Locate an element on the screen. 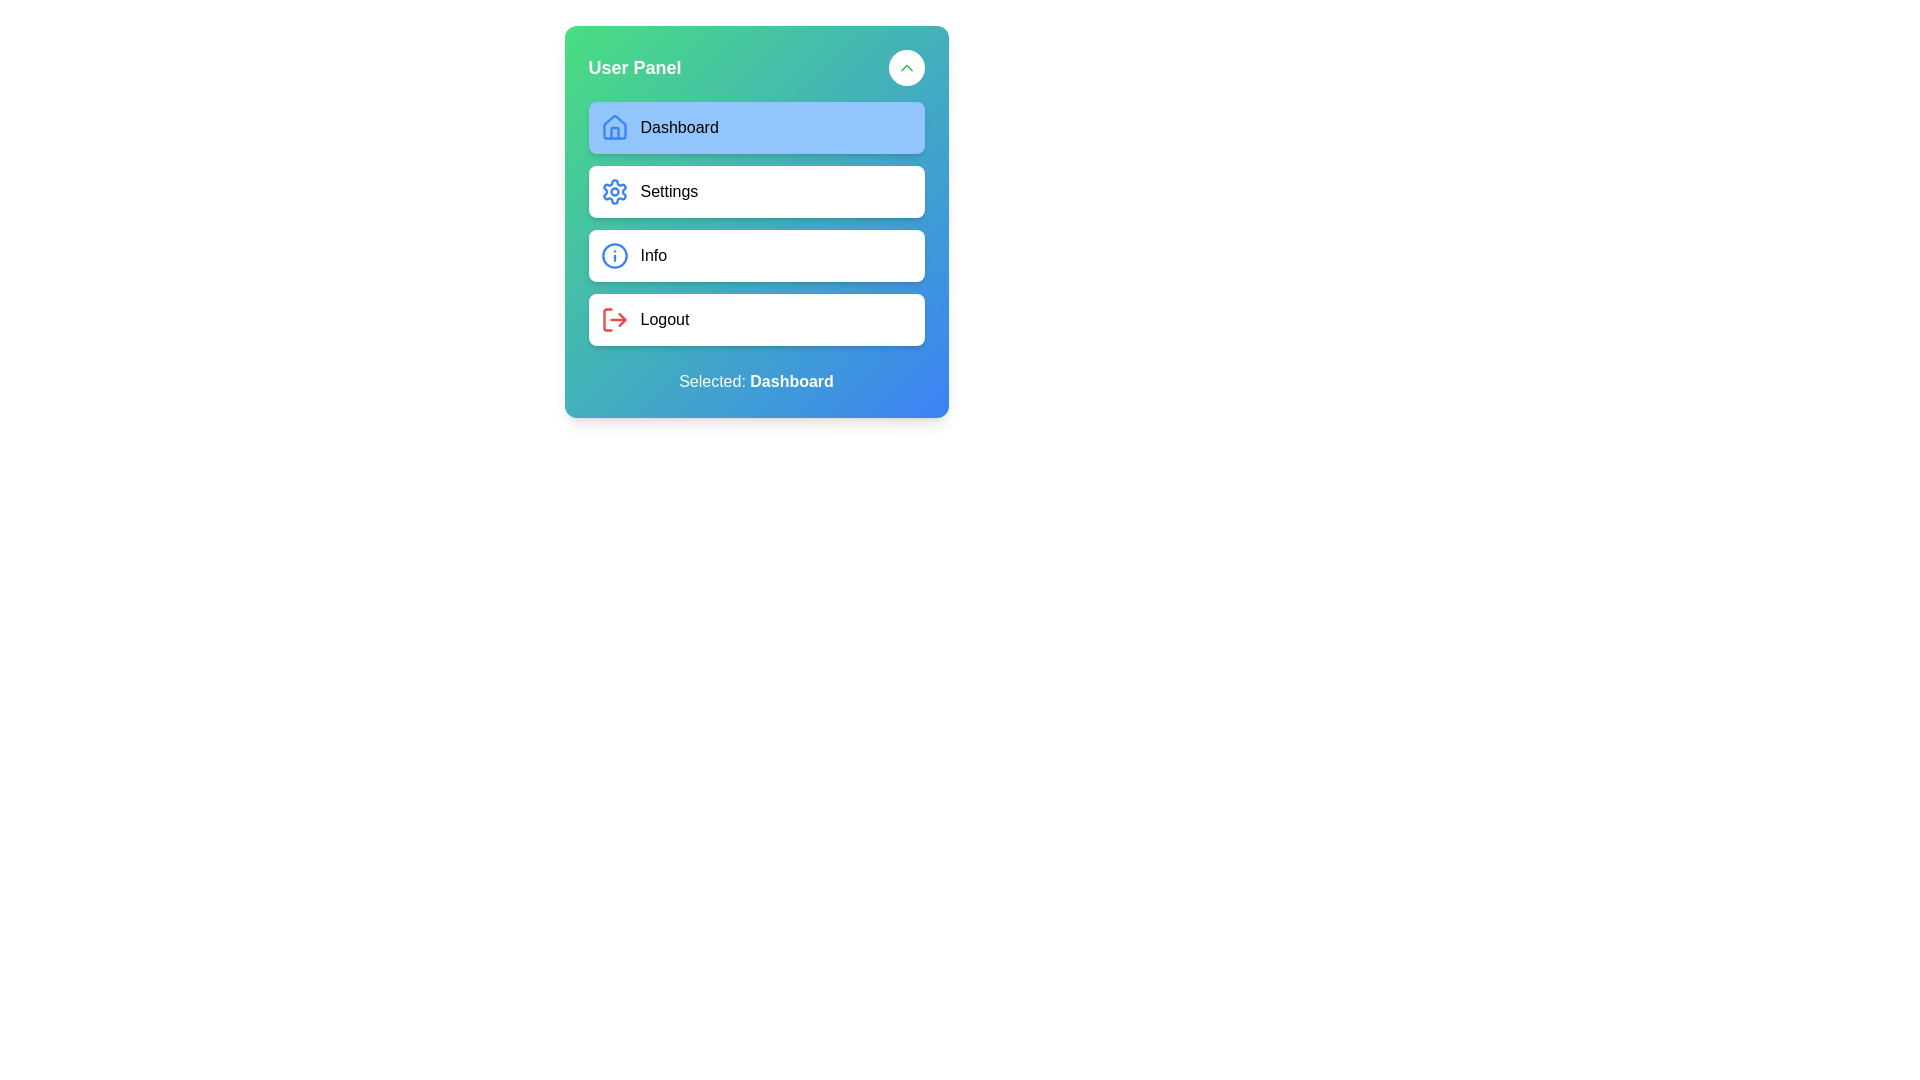  the vertical stack of four interactive buttons with white tiles and rounded corners, located in the 'User Panel' card, to trigger visual feedback is located at coordinates (755, 223).